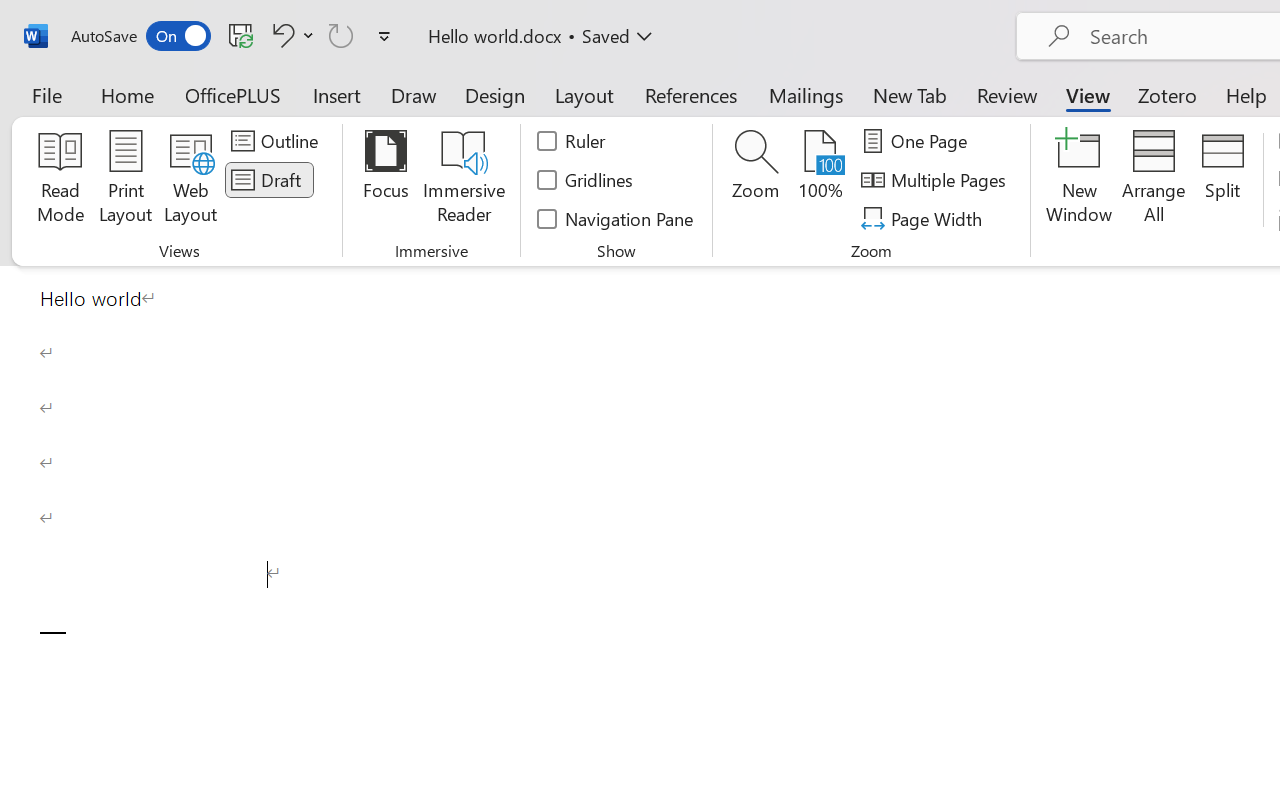  Describe the element at coordinates (754, 179) in the screenshot. I see `'Zoom...'` at that location.